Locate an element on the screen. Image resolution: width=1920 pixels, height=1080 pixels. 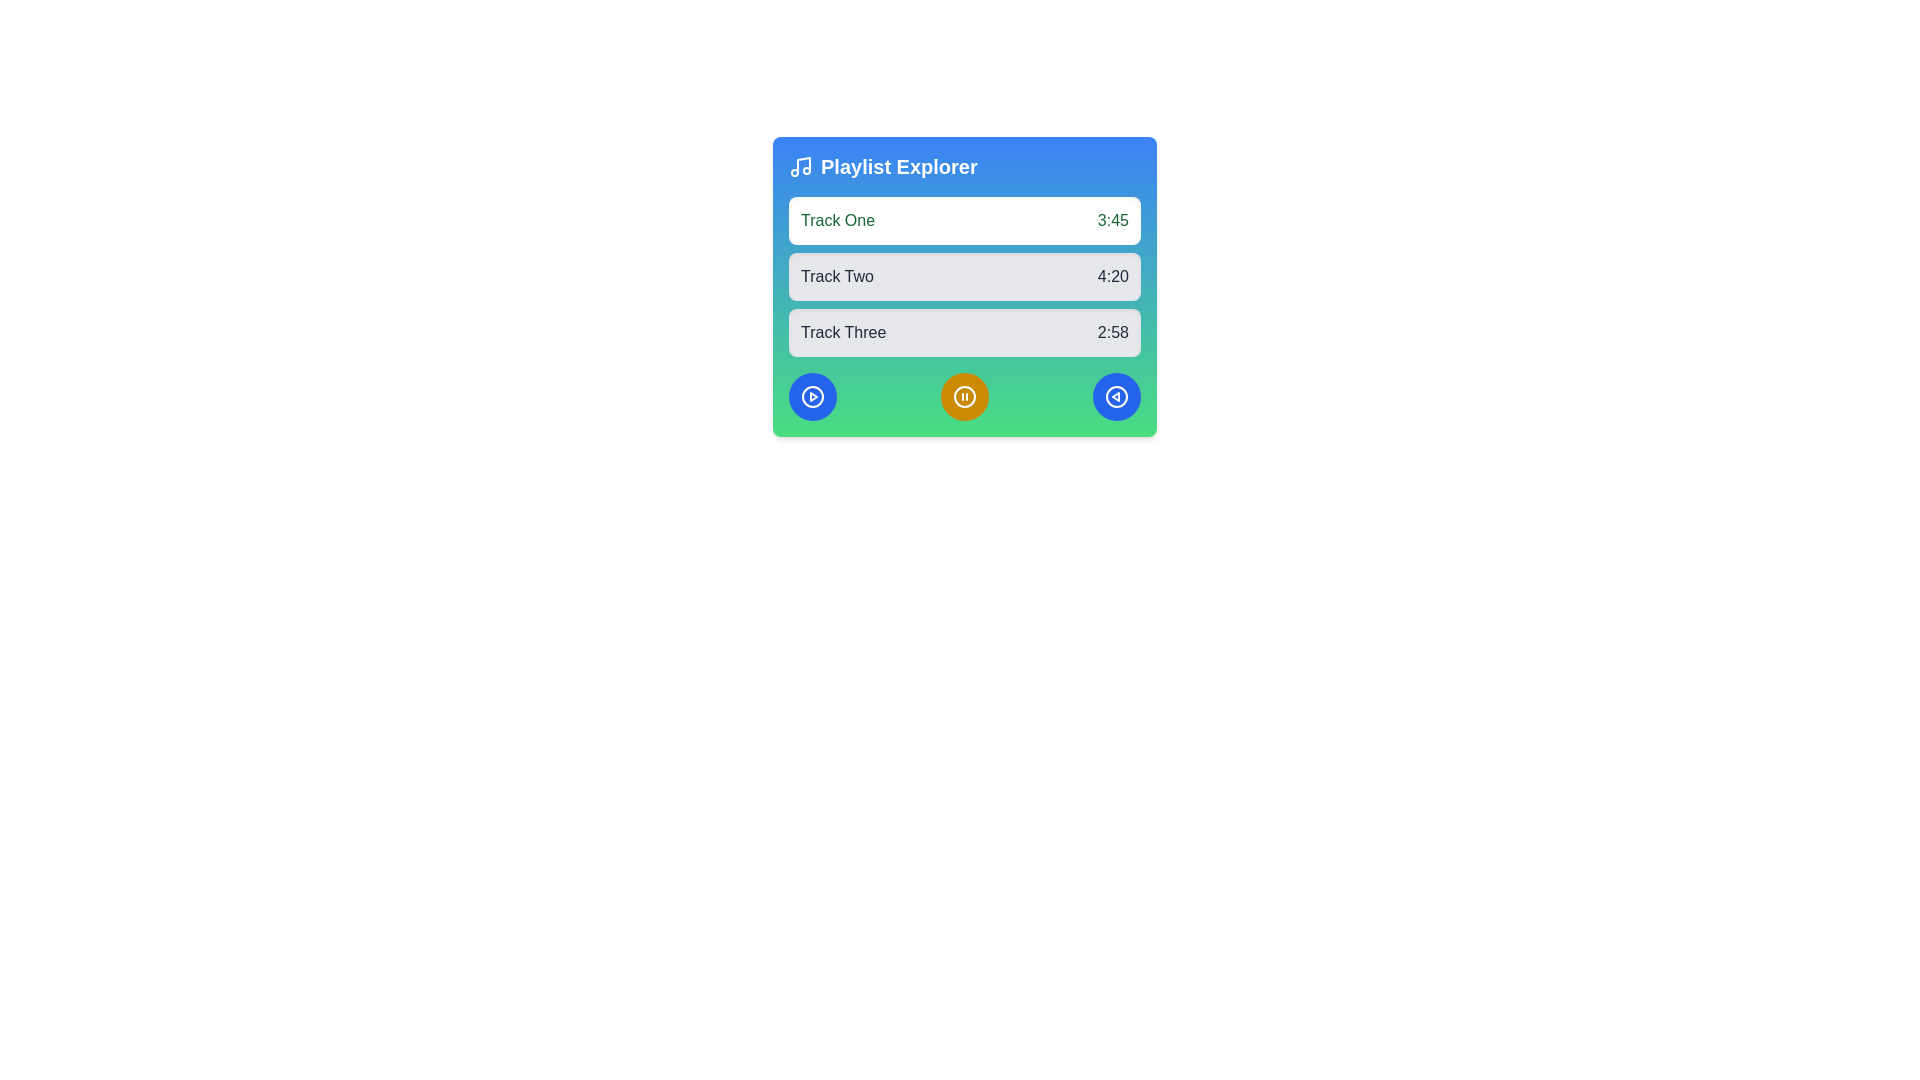
the circular yellow pause button with two vertical bars inside a white circle outline is located at coordinates (964, 397).